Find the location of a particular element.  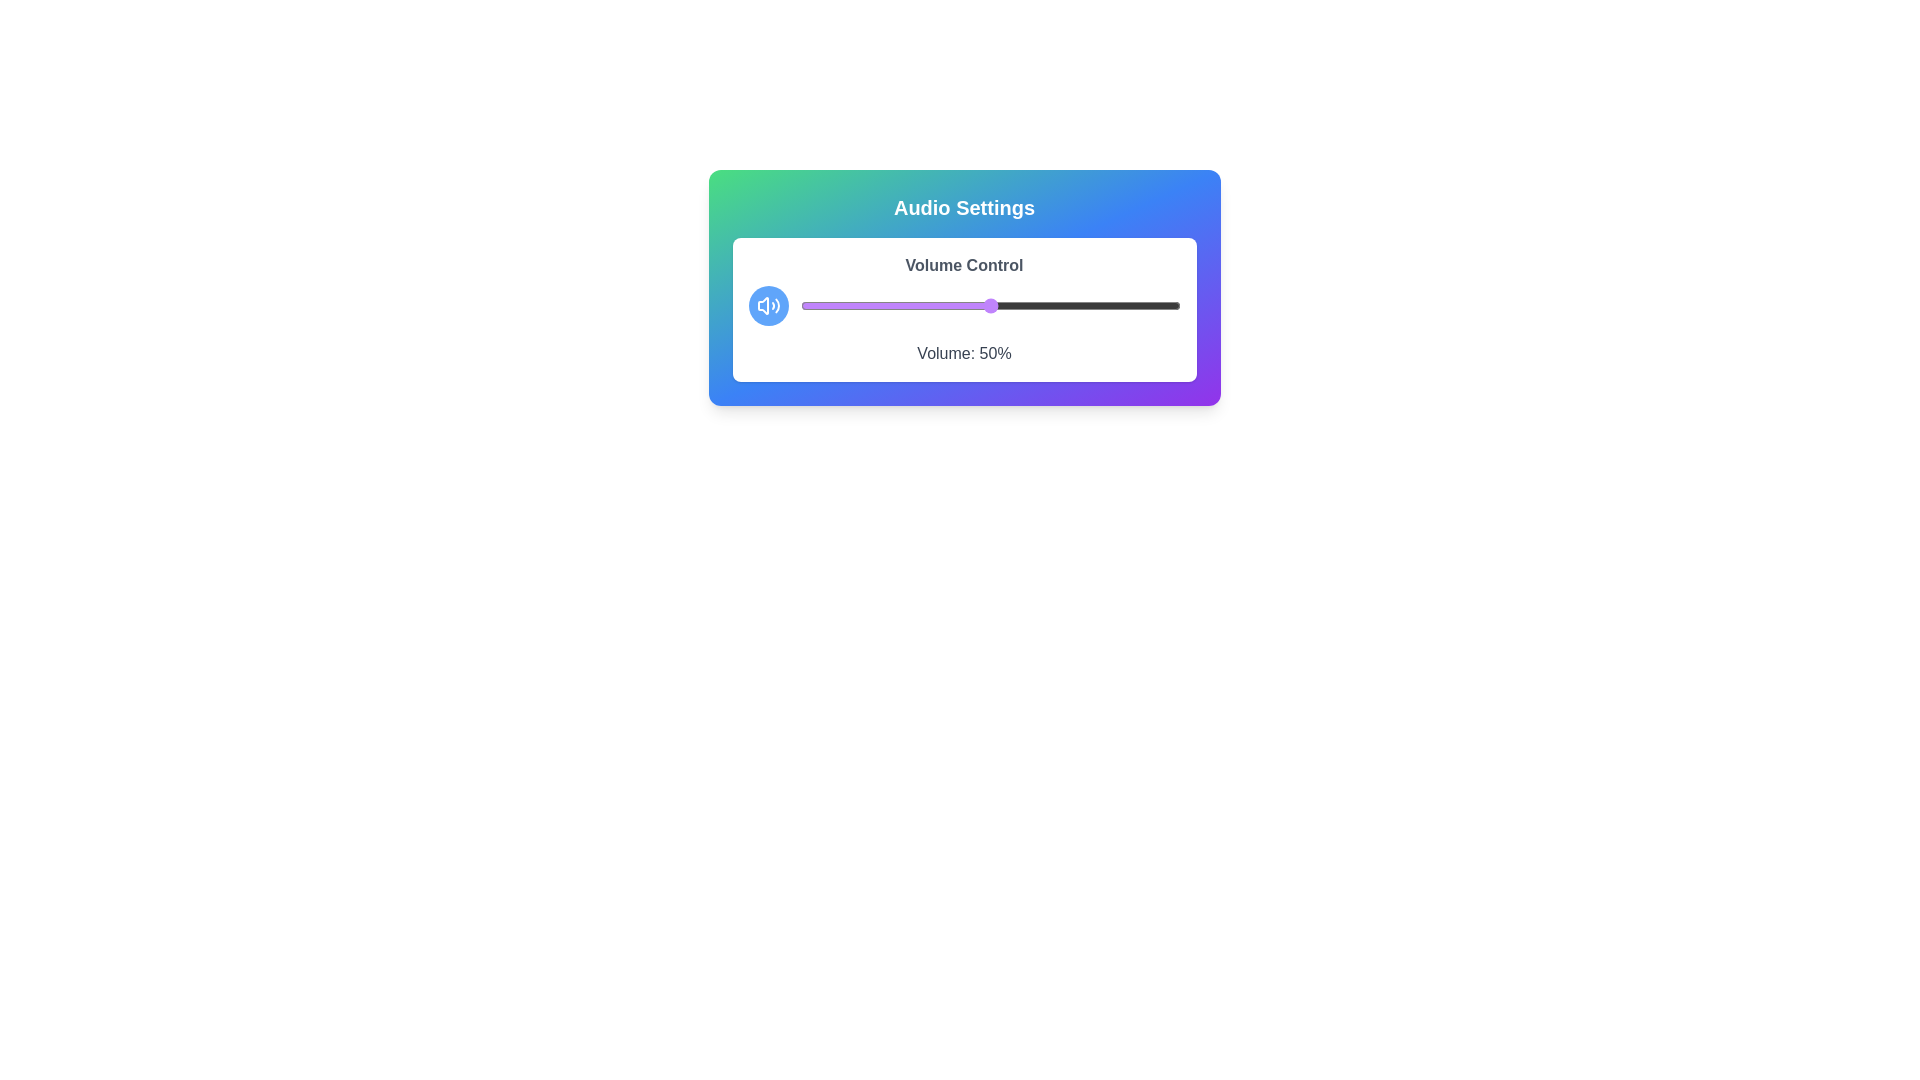

volume slider is located at coordinates (842, 305).